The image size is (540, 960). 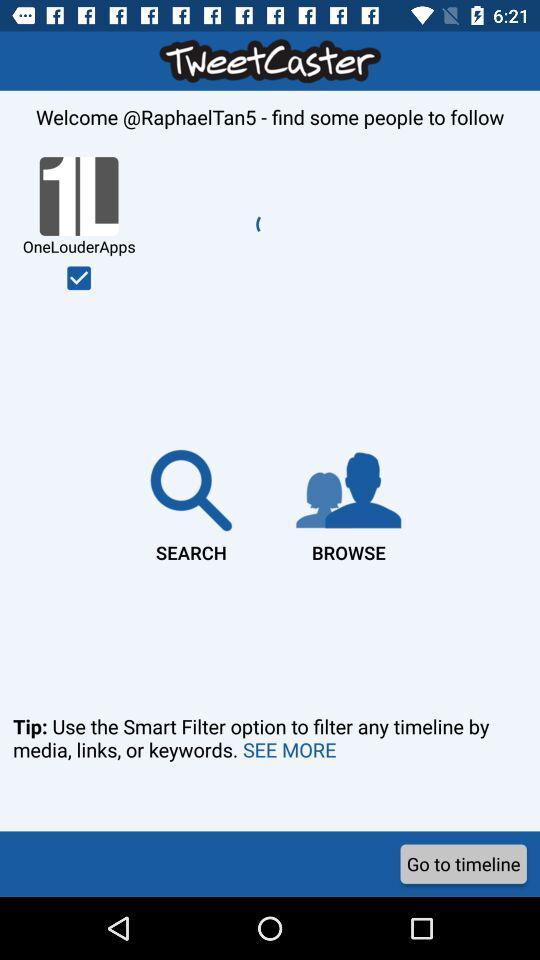 What do you see at coordinates (347, 501) in the screenshot?
I see `the item to the right of the search item` at bounding box center [347, 501].